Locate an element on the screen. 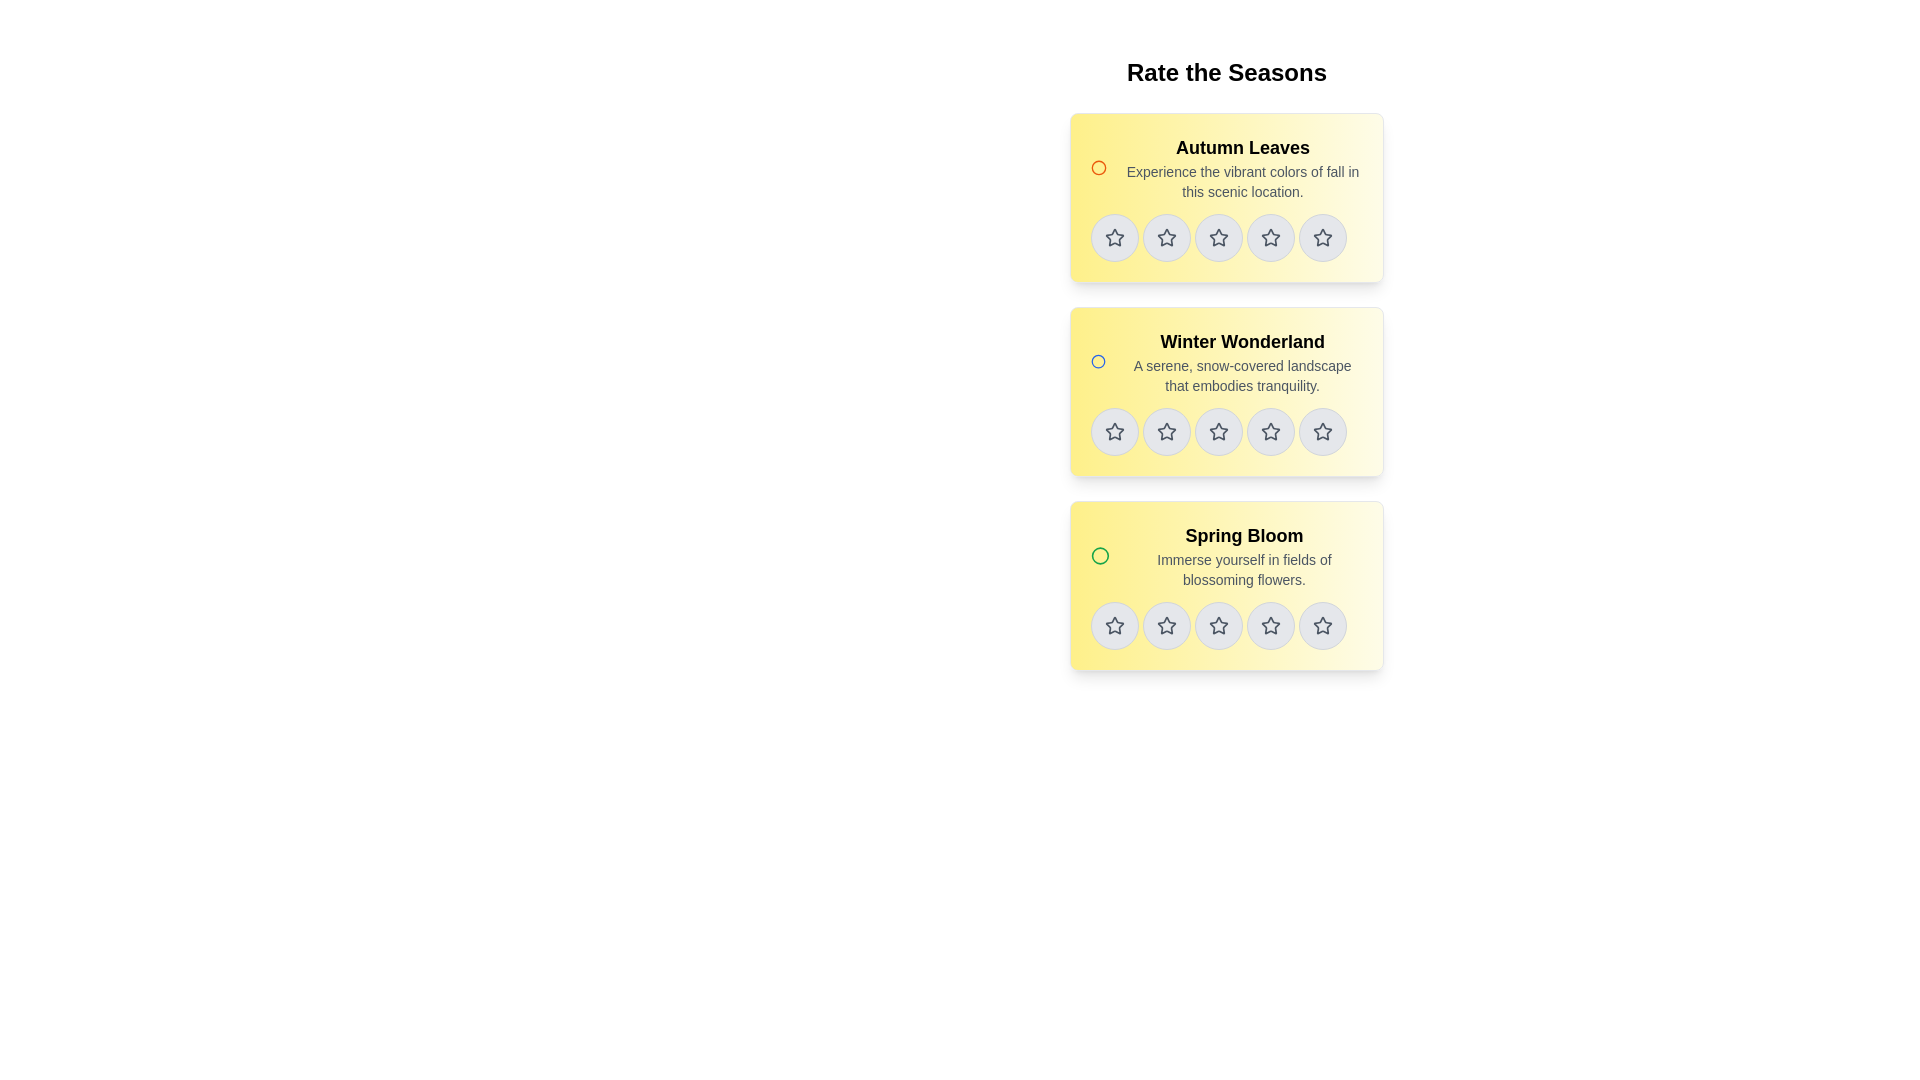  the circular button with a light gray background and dark gray outlined star icon, located in the 'Autumn Leaves' rating section for keyboard interaction is located at coordinates (1113, 237).